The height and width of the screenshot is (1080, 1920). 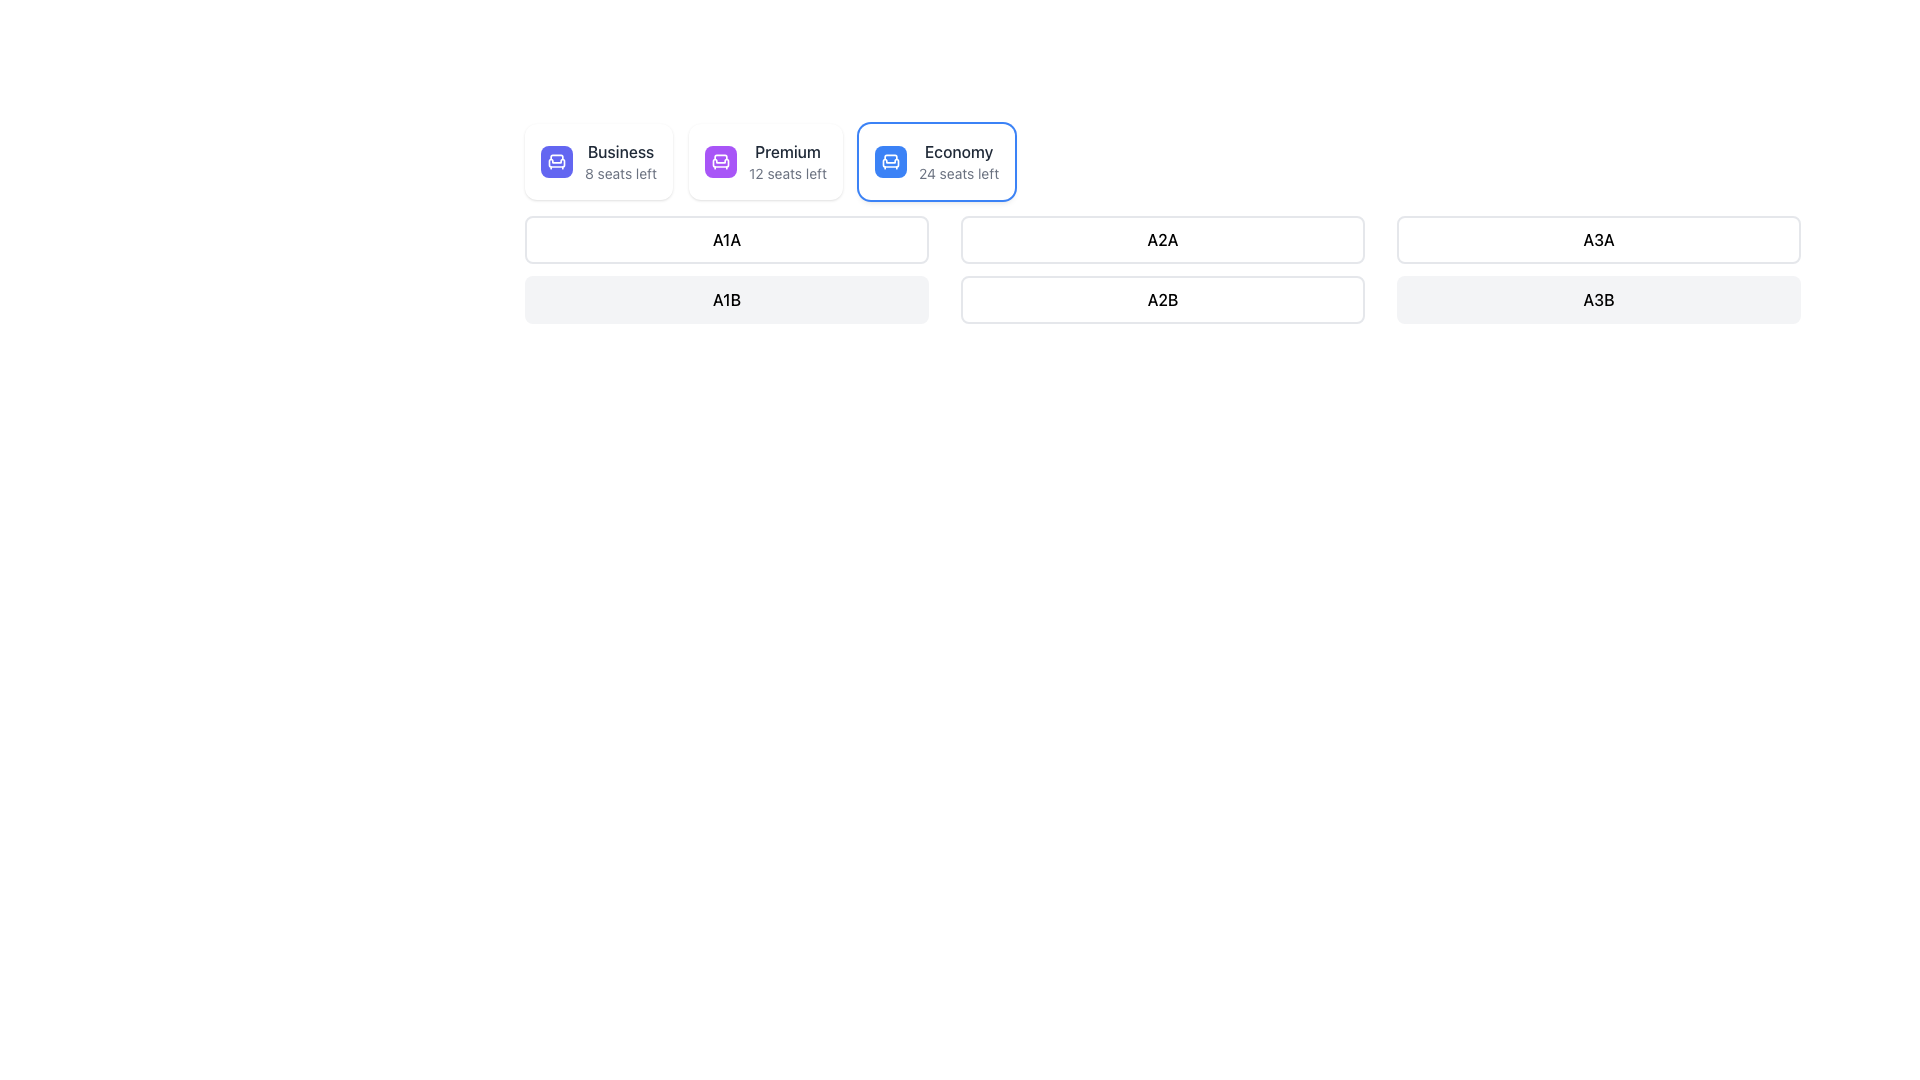 What do you see at coordinates (1162, 238) in the screenshot?
I see `the rectangular button labeled 'A2A' with a white background and light gray rounded border, located in the top row of the layout, to the right of button 'A1A'` at bounding box center [1162, 238].